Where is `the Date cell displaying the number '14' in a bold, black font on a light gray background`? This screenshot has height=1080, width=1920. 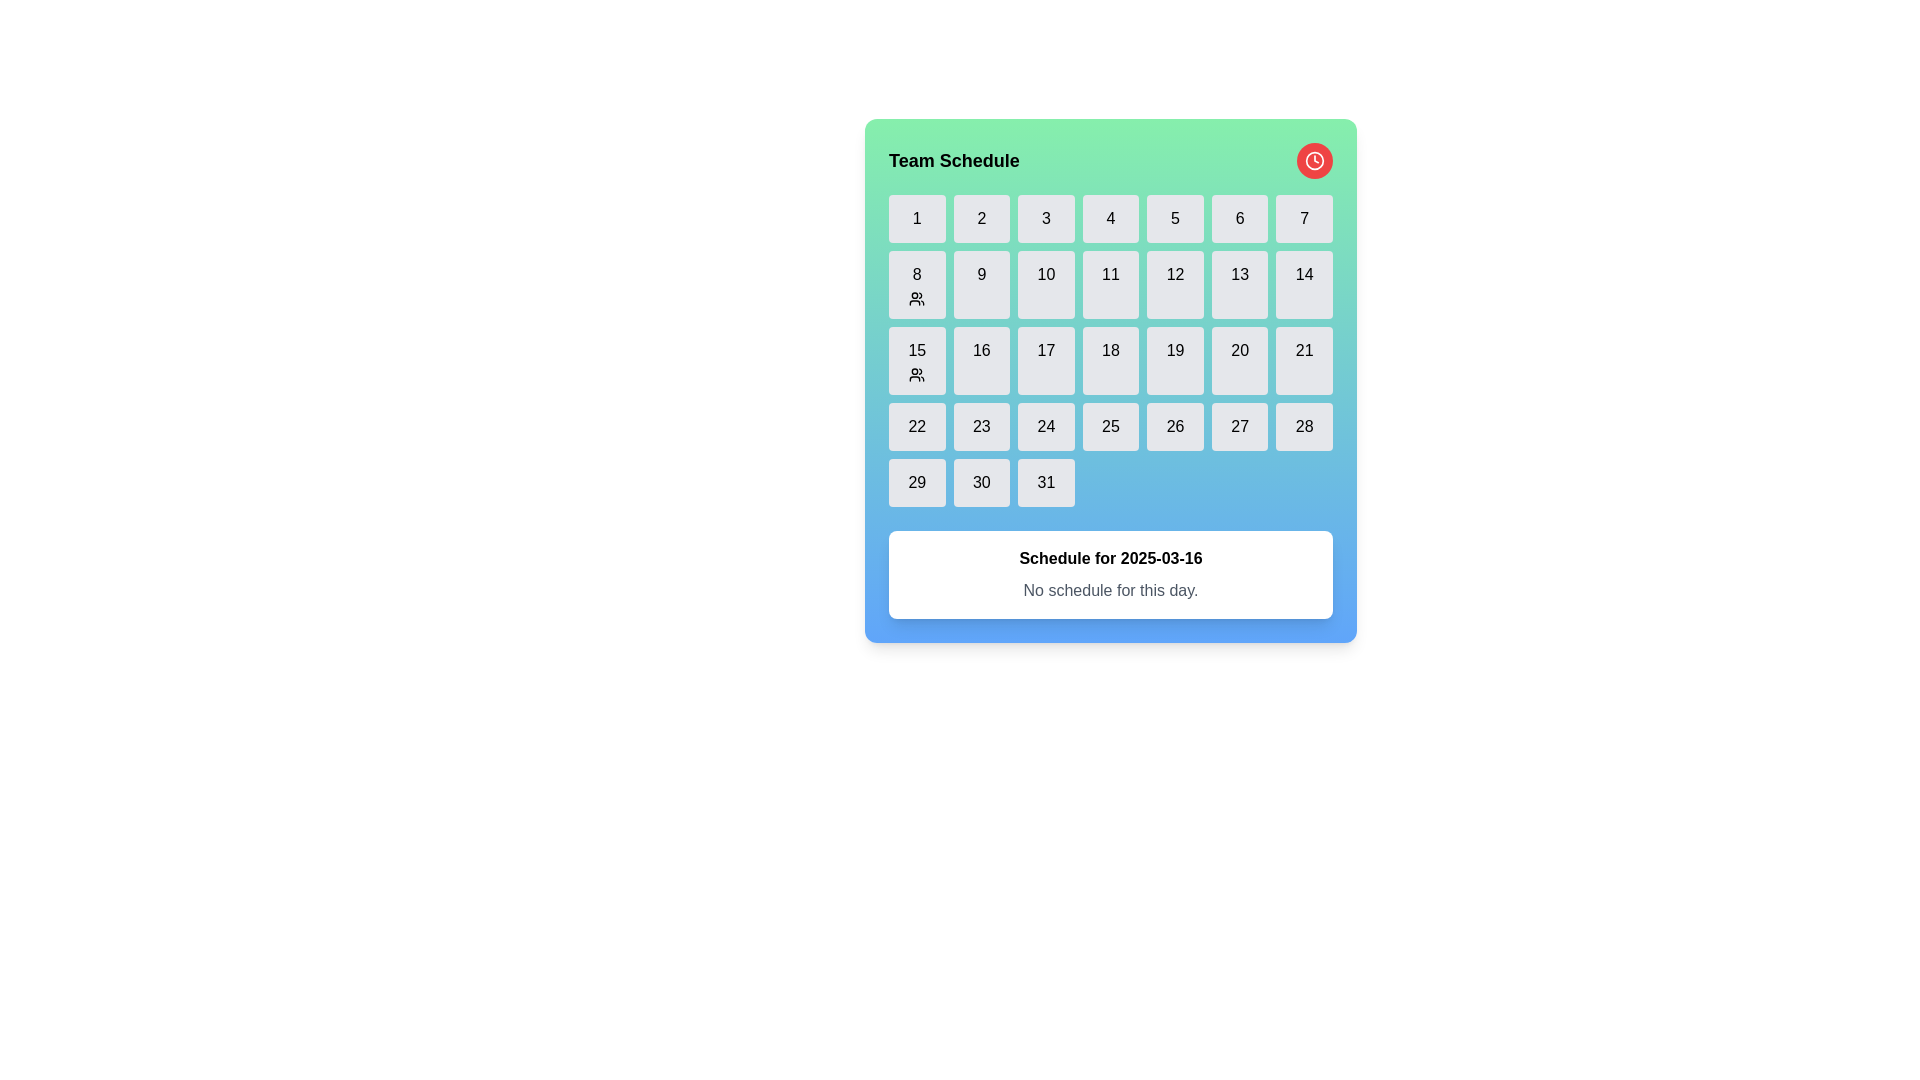
the Date cell displaying the number '14' in a bold, black font on a light gray background is located at coordinates (1304, 274).